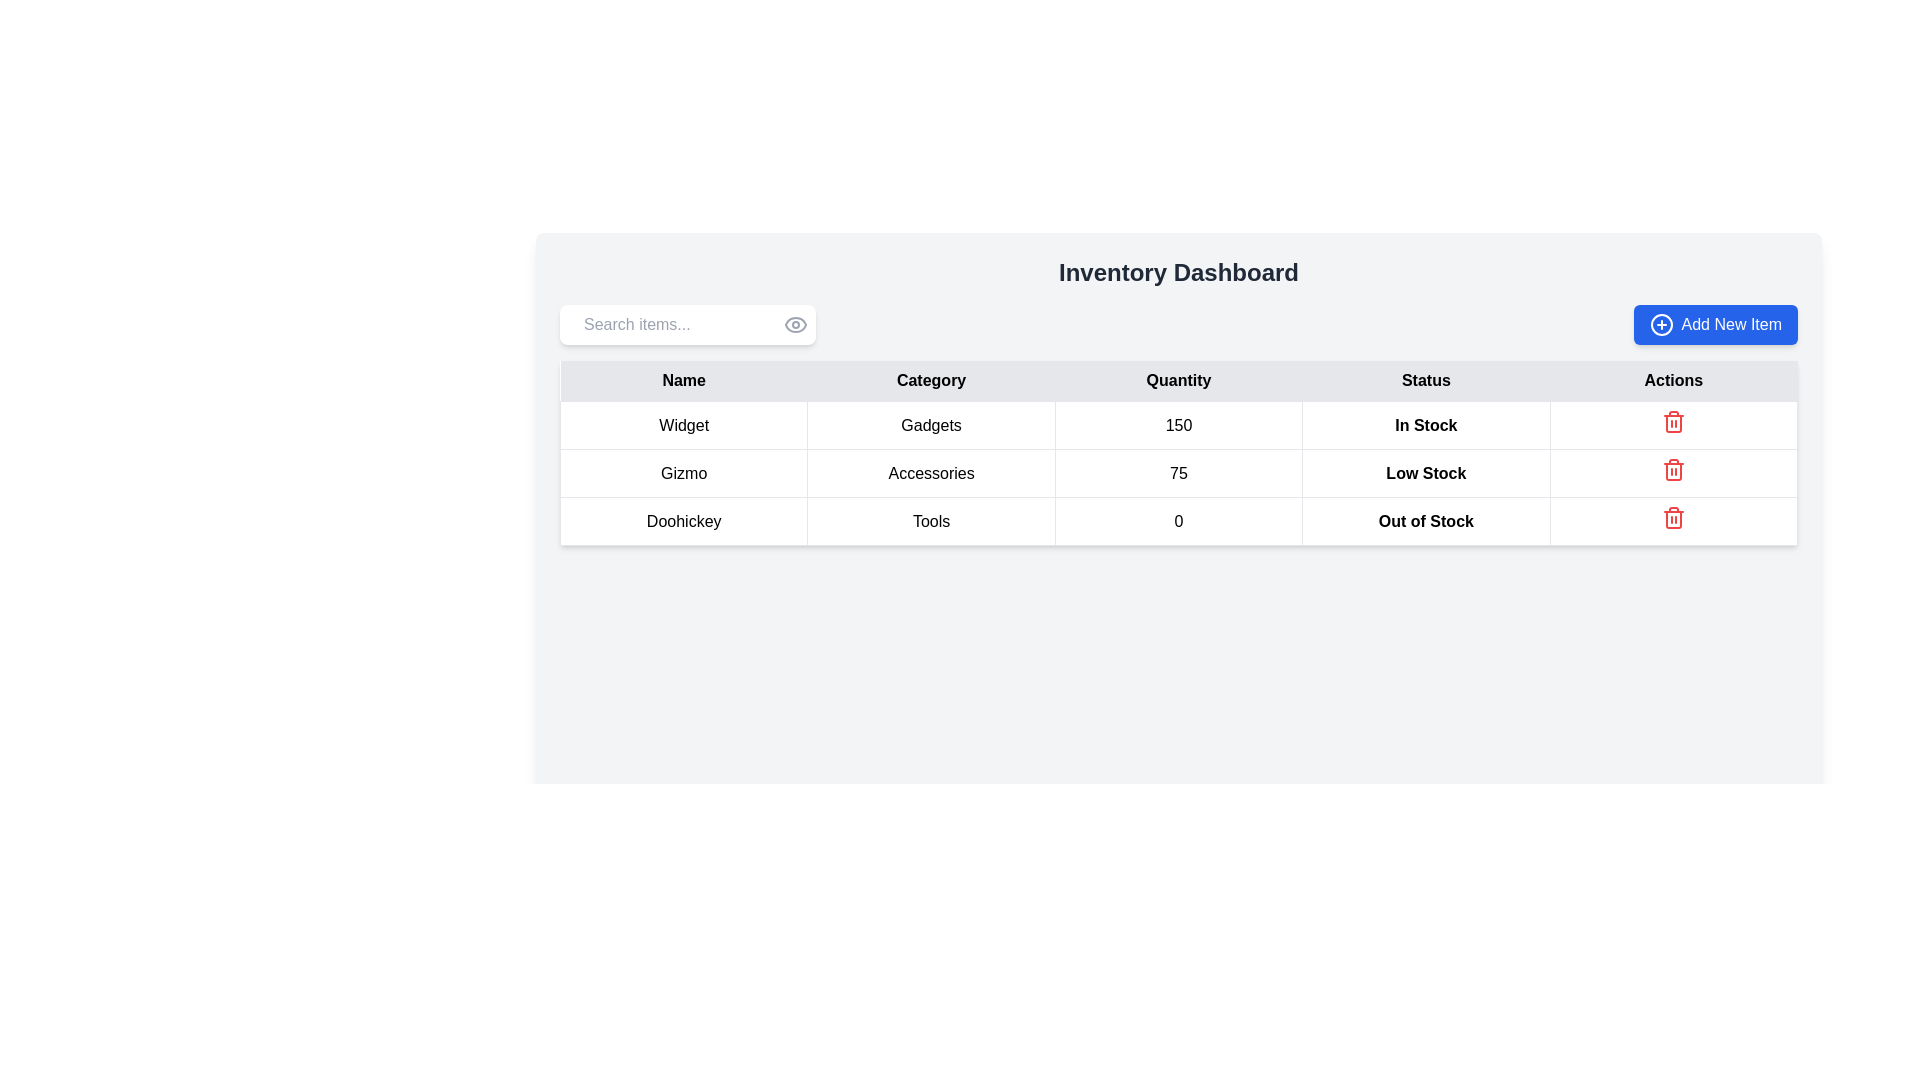 The width and height of the screenshot is (1920, 1080). I want to click on the 'Actions' text label, which is styled in bold and located in the last column of a header row within a light gray background in a table, so click(1673, 381).